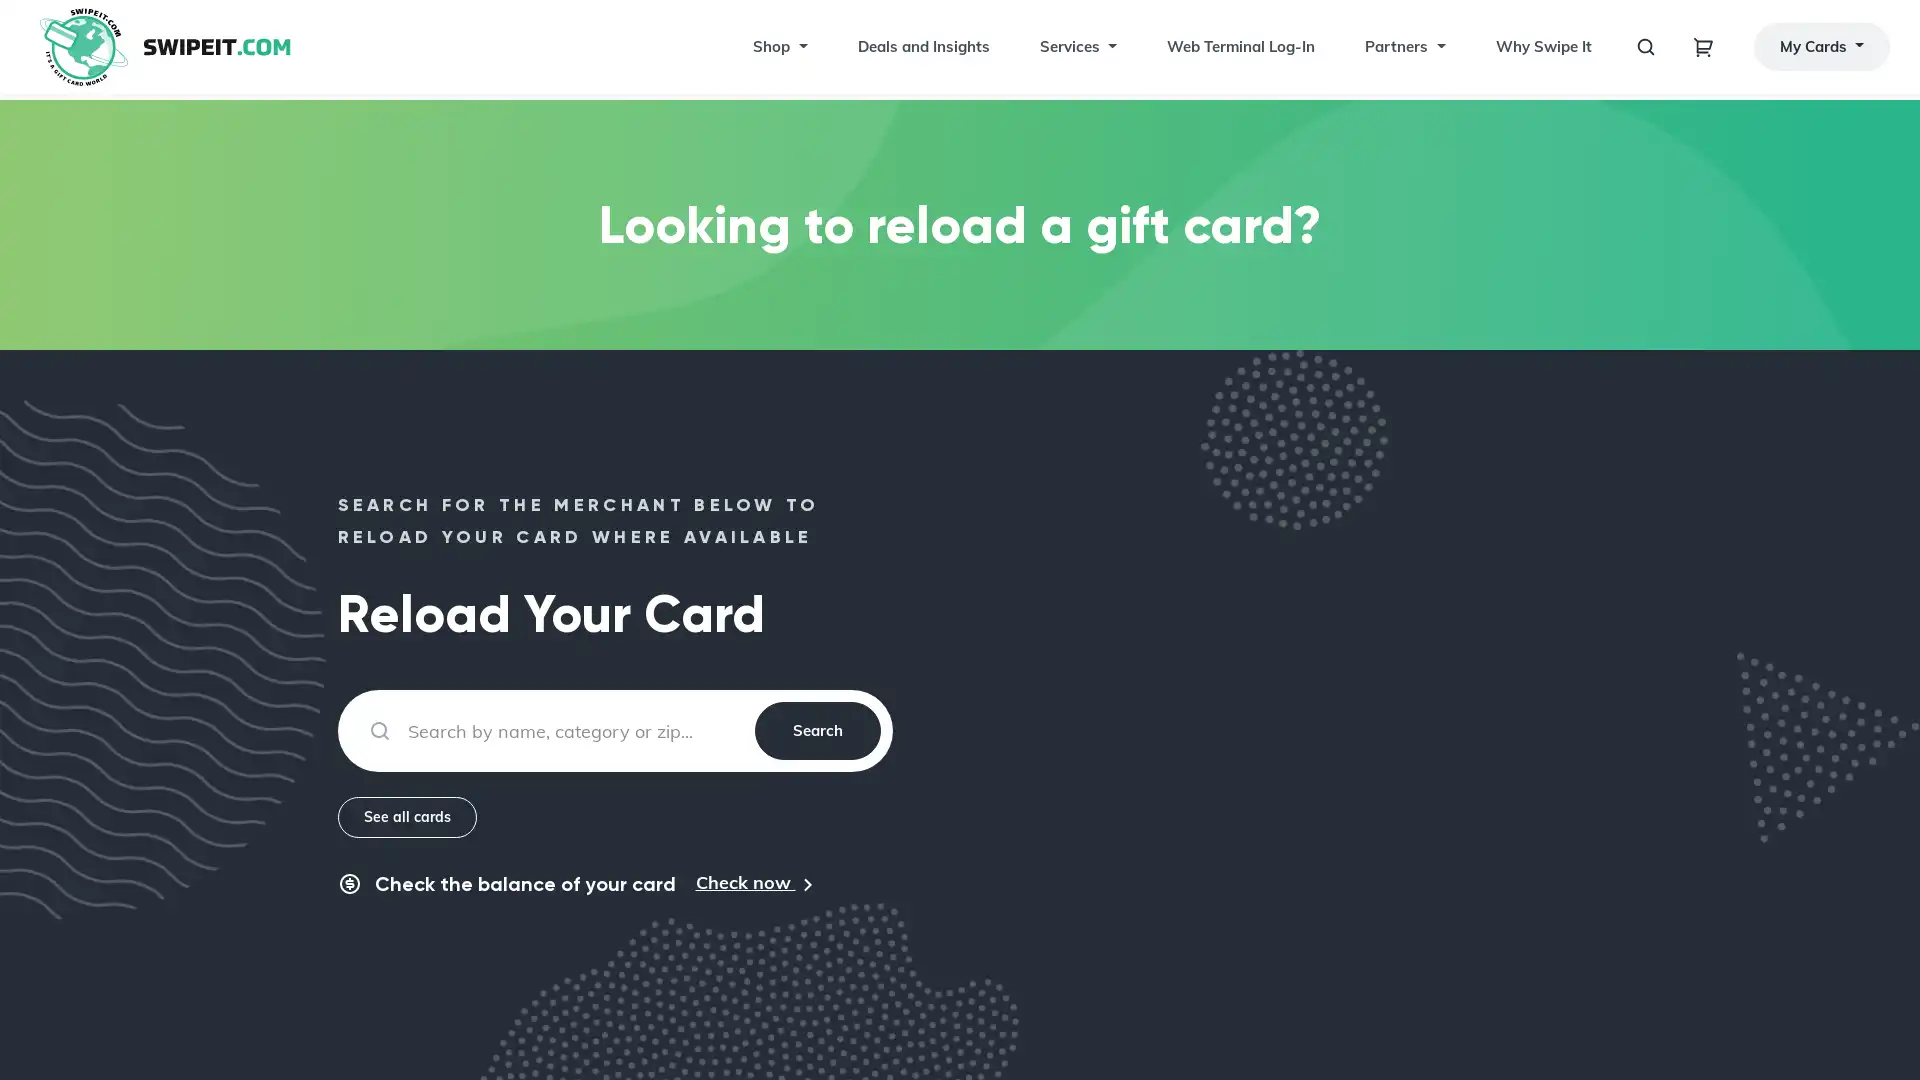 The height and width of the screenshot is (1080, 1920). I want to click on Toggle navigation, so click(1703, 49).